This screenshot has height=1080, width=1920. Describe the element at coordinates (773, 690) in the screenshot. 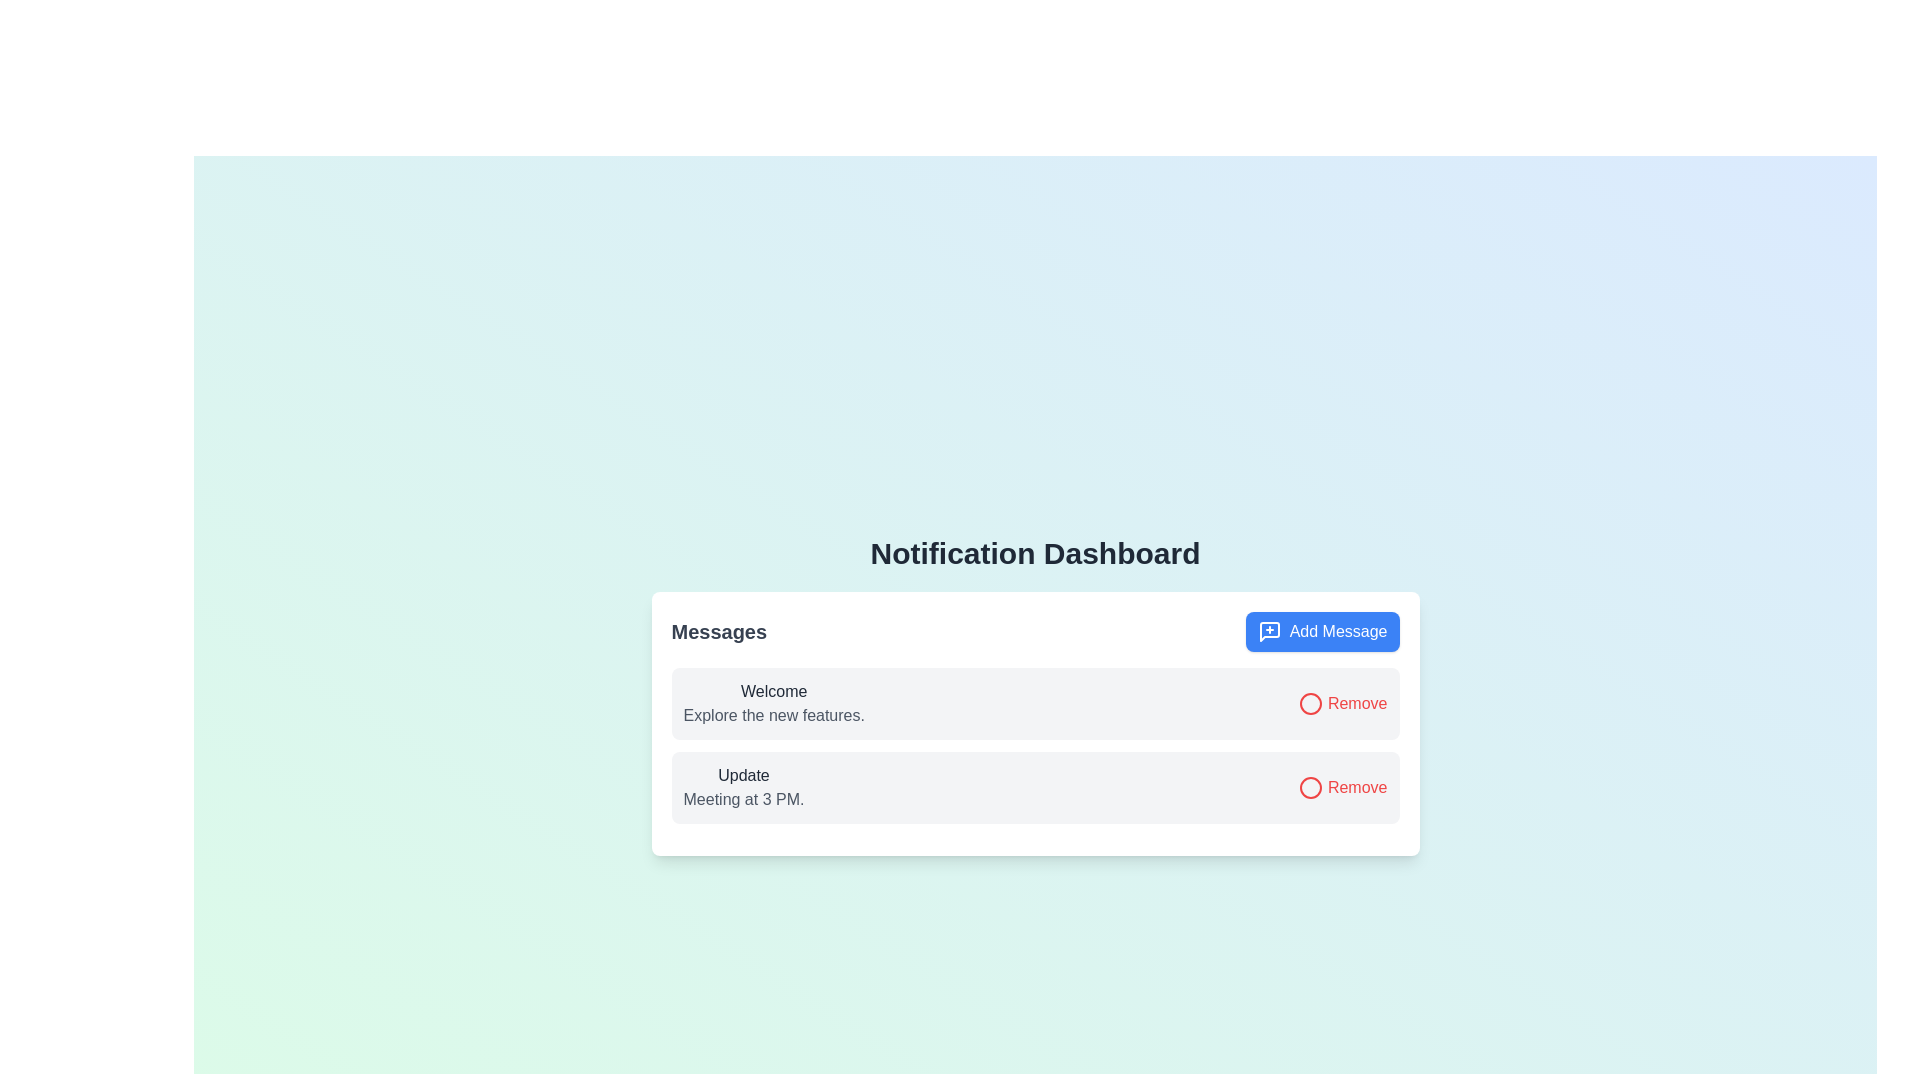

I see `the welcome message static text label located in the Messages section, which is positioned at the top-left corner of the message content area above the subtitle 'Explore the new features.'` at that location.